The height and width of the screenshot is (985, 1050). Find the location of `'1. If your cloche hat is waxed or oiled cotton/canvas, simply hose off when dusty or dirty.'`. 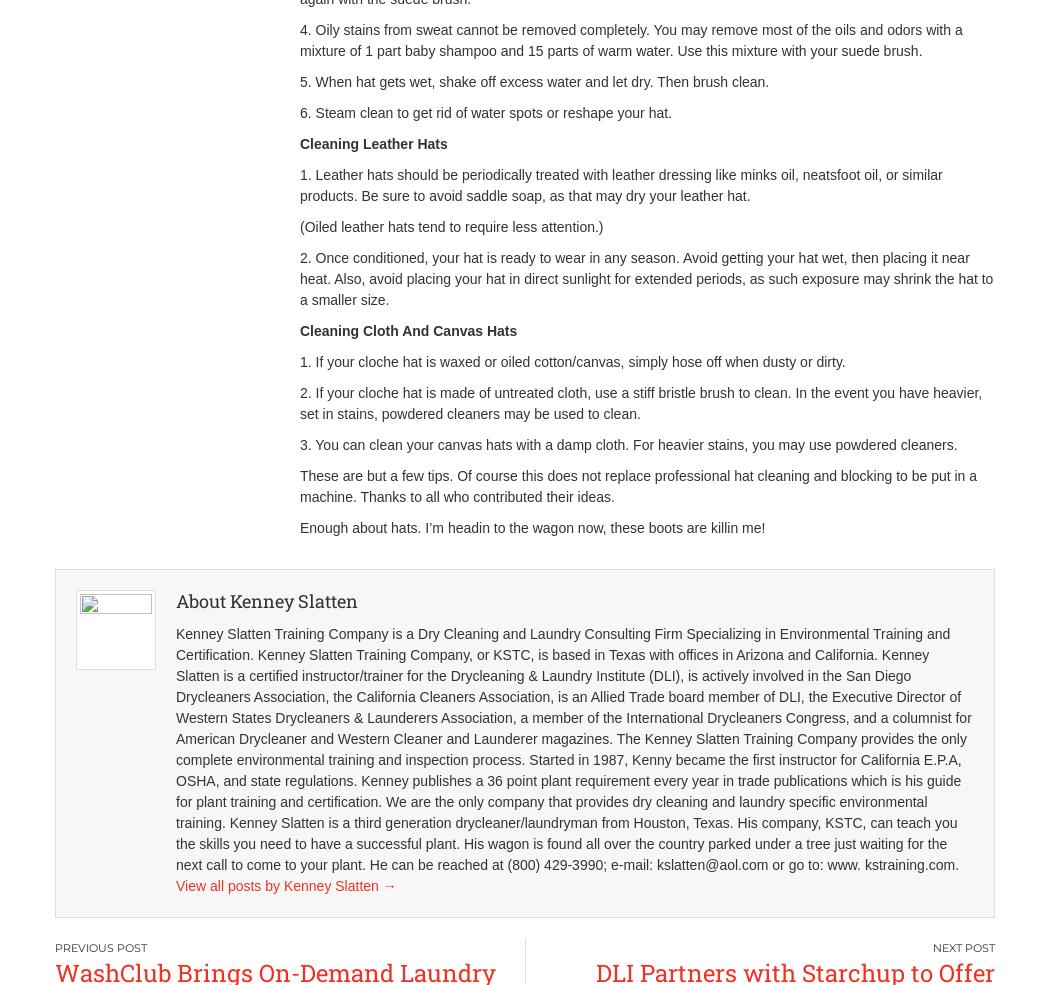

'1. If your cloche hat is waxed or oiled cotton/canvas, simply hose off when dusty or dirty.' is located at coordinates (298, 361).